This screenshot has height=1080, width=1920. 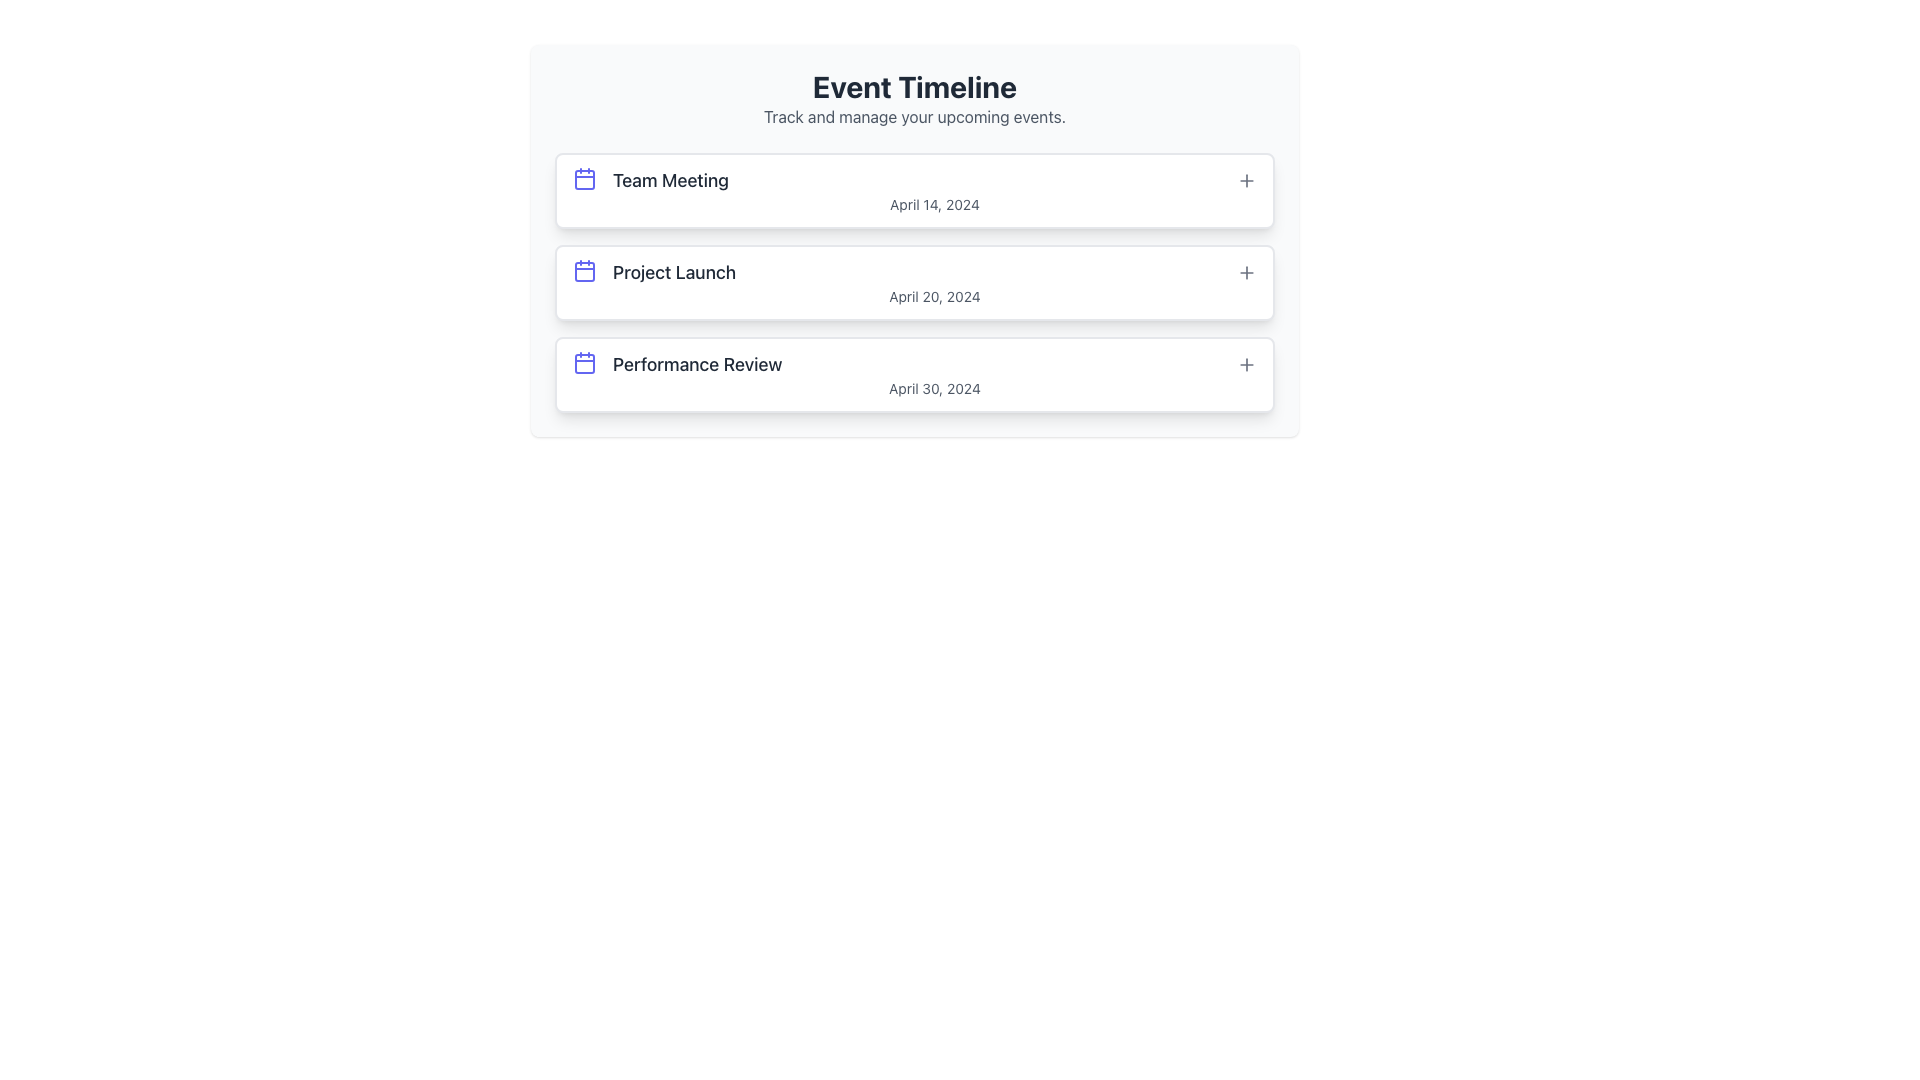 I want to click on the text label for 'Project Launch', which is the second item in a vertical list of events, so click(x=674, y=273).